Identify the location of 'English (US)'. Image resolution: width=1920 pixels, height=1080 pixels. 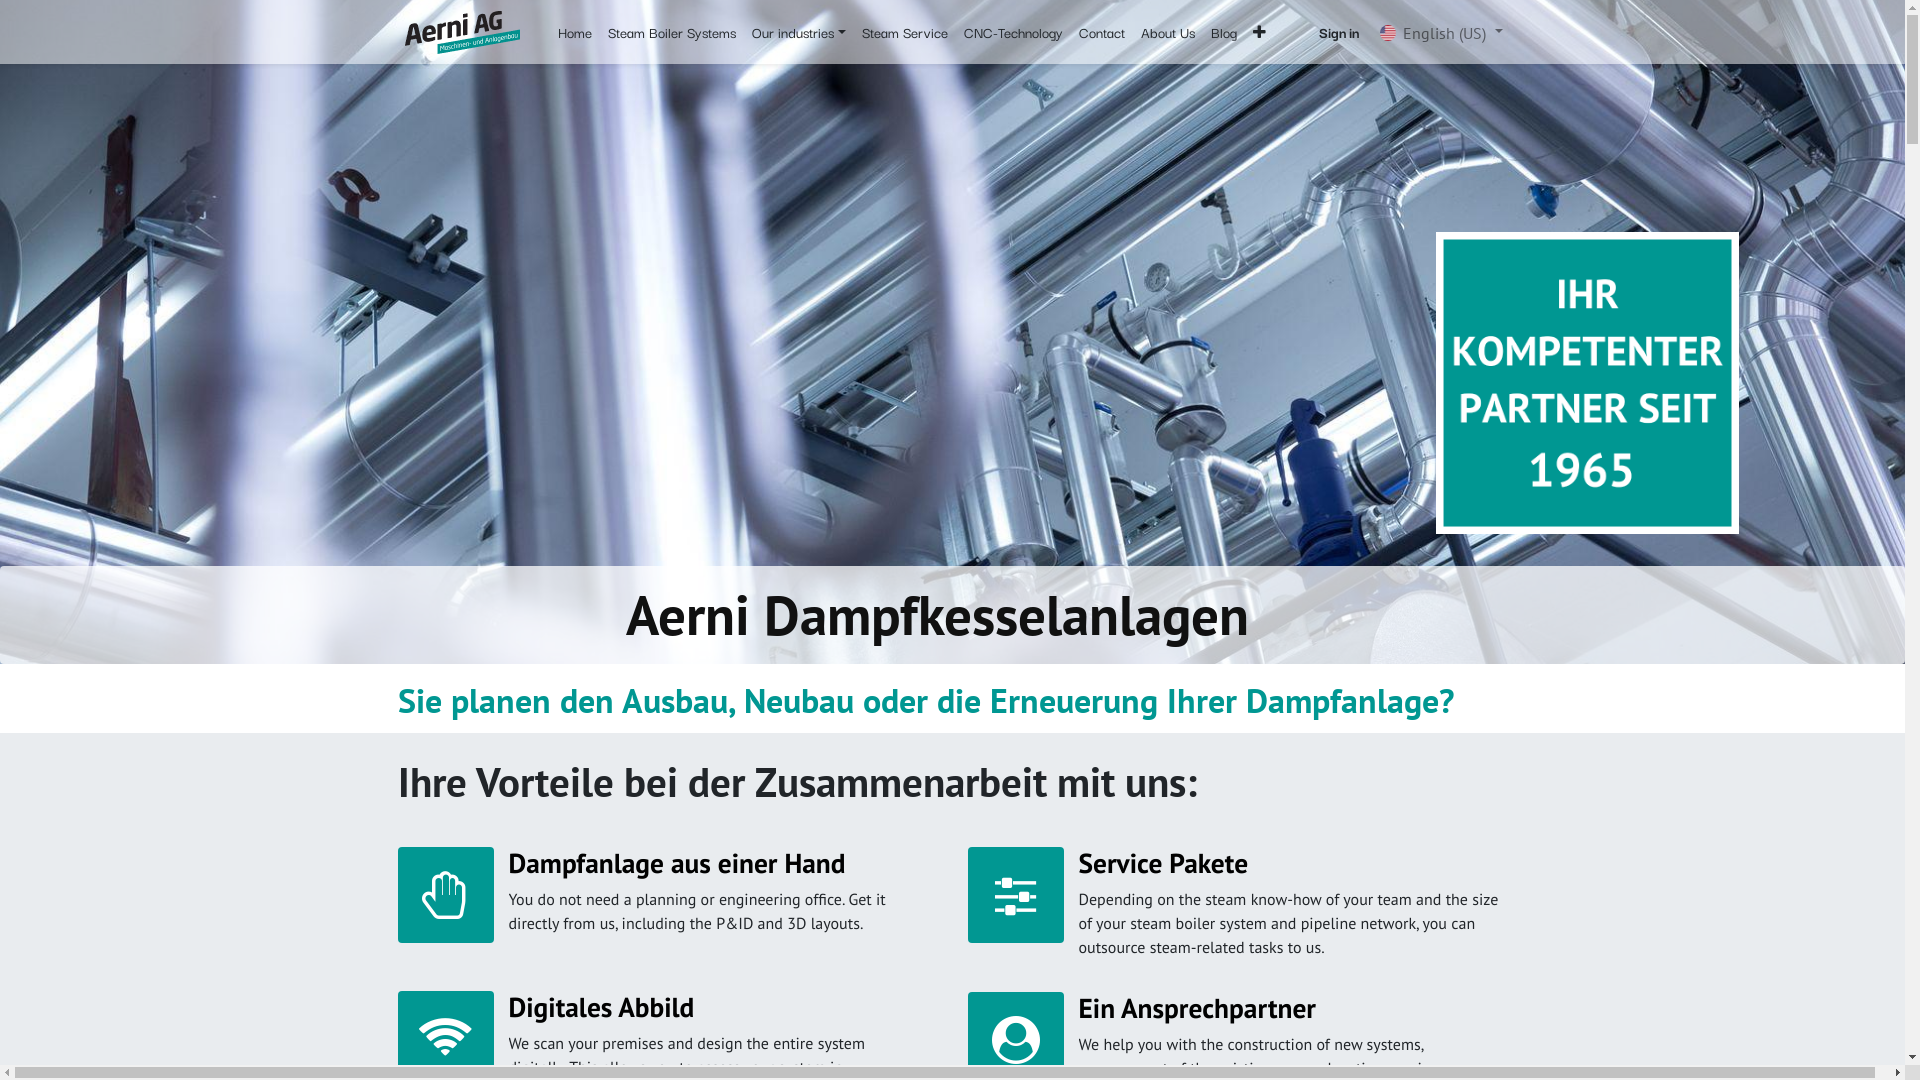
(1440, 31).